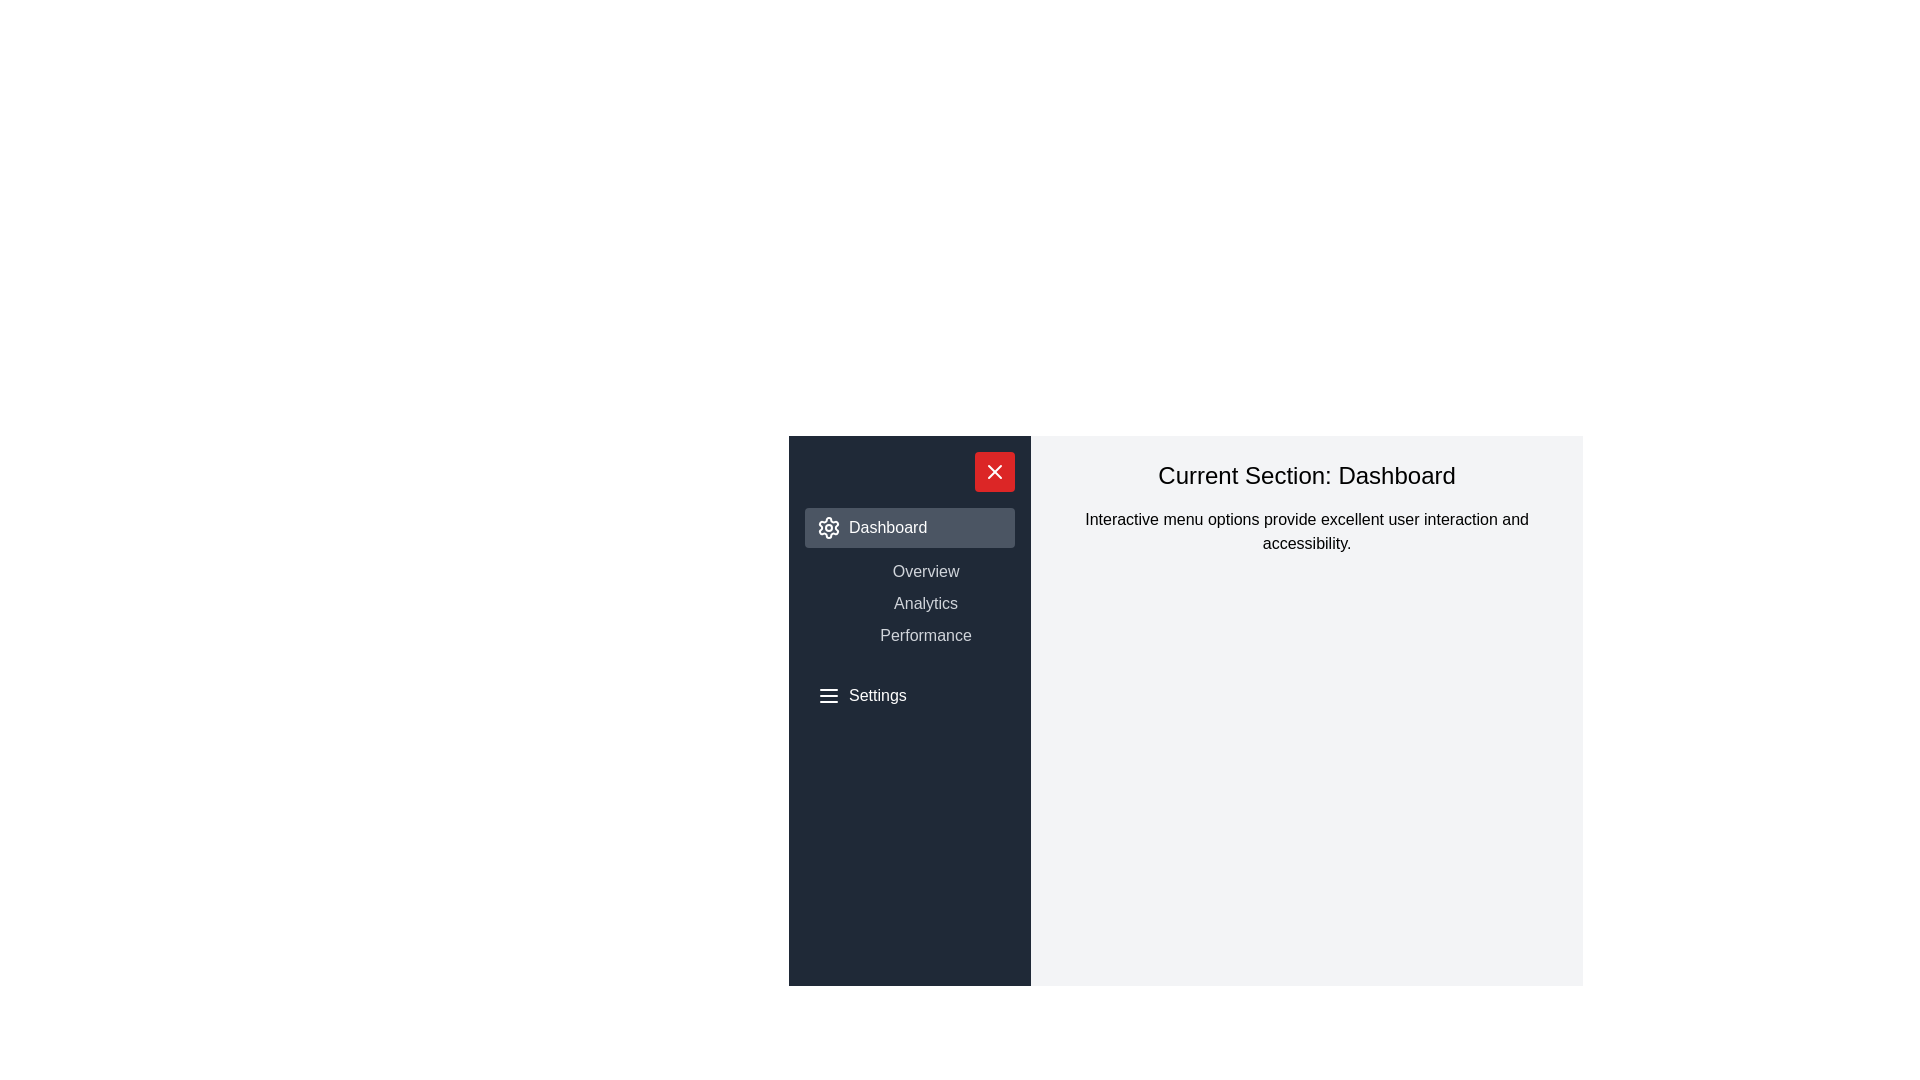 The image size is (1920, 1080). I want to click on the 'Performance' navigation option text label located in the sidebar under the 'Overview' and 'Analytics' sections, so click(925, 636).